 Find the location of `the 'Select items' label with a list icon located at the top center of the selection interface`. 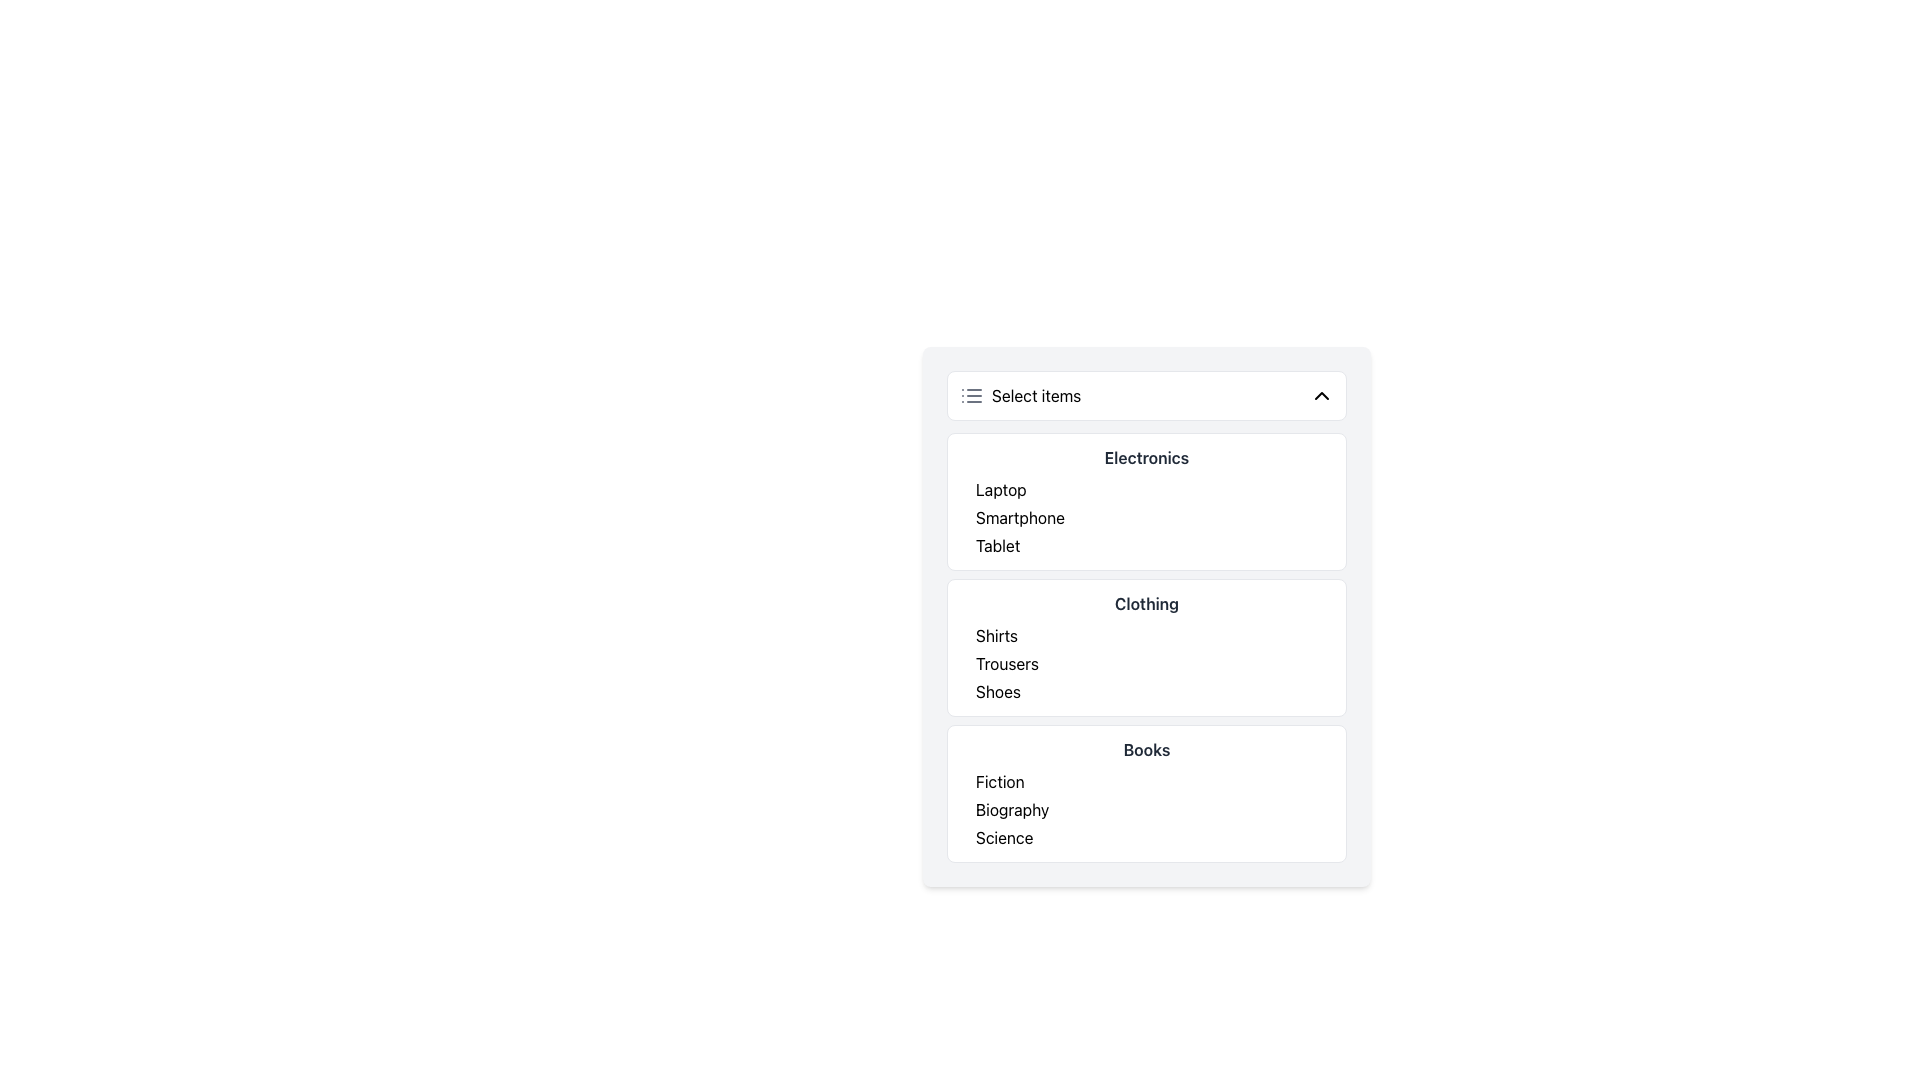

the 'Select items' label with a list icon located at the top center of the selection interface is located at coordinates (1020, 396).